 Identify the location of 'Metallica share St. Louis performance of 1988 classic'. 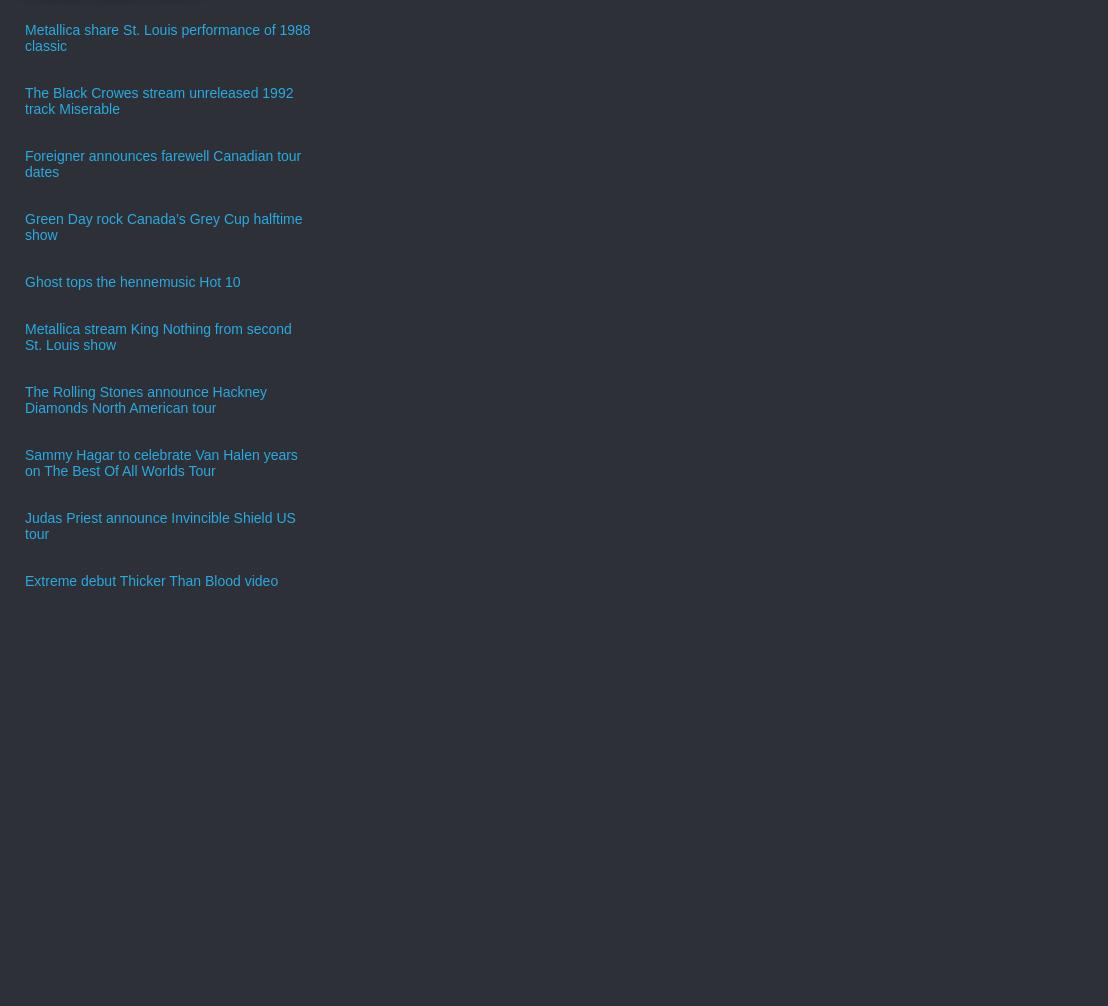
(166, 37).